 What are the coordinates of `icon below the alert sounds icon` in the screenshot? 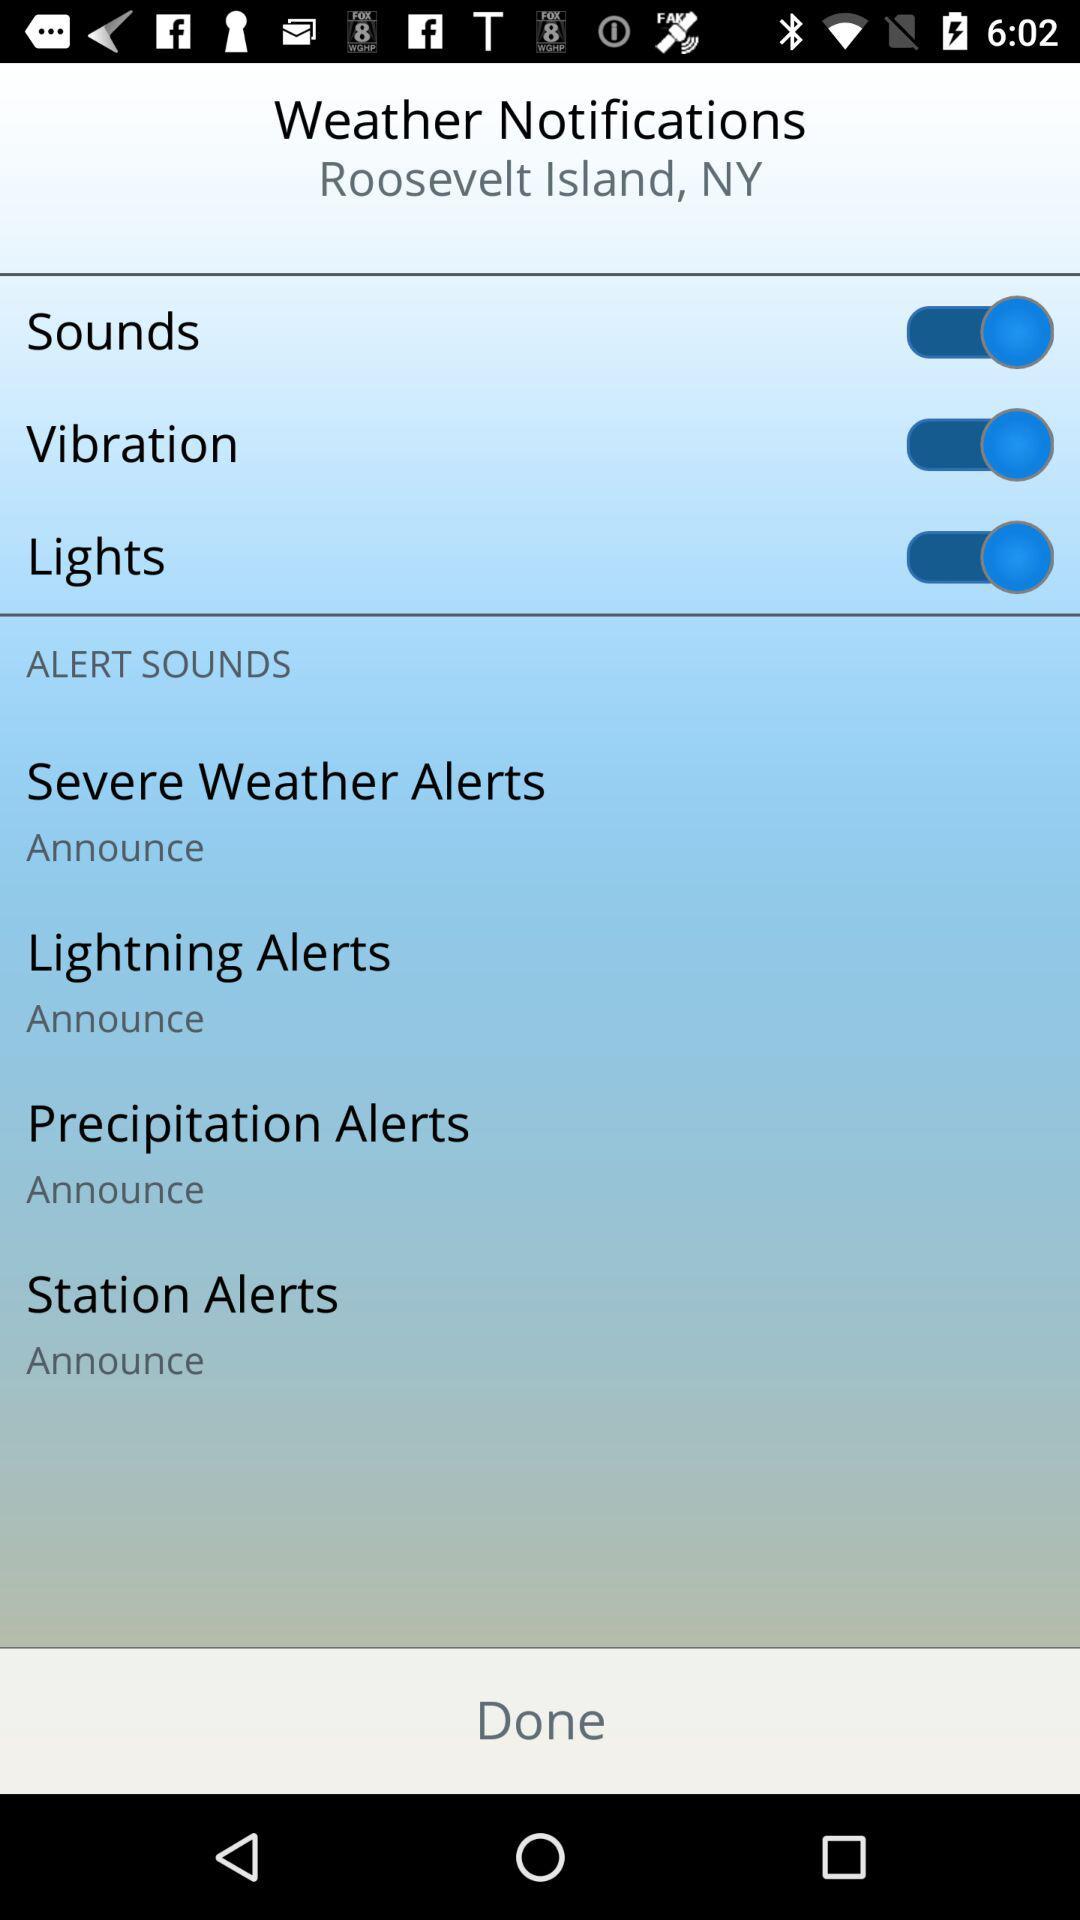 It's located at (540, 811).